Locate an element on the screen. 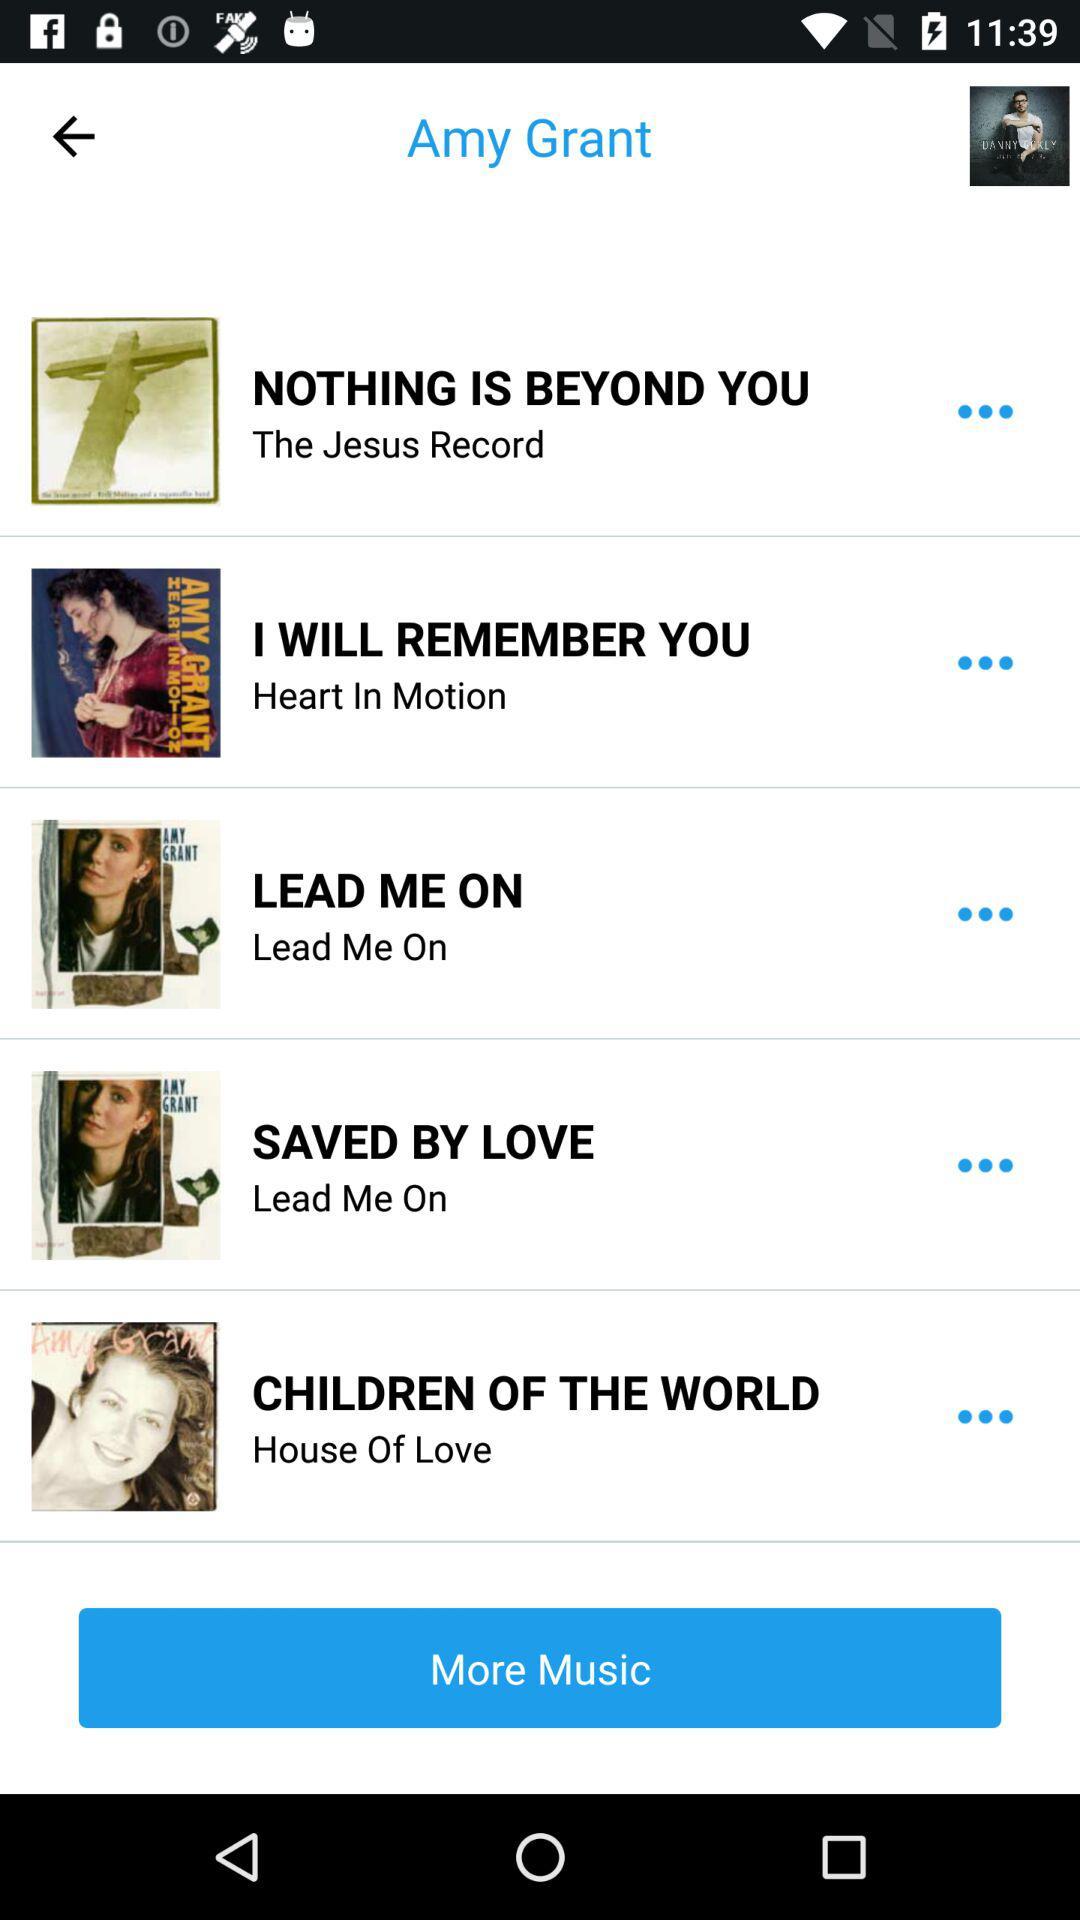 The height and width of the screenshot is (1920, 1080). the icon below the lead me on is located at coordinates (535, 1390).